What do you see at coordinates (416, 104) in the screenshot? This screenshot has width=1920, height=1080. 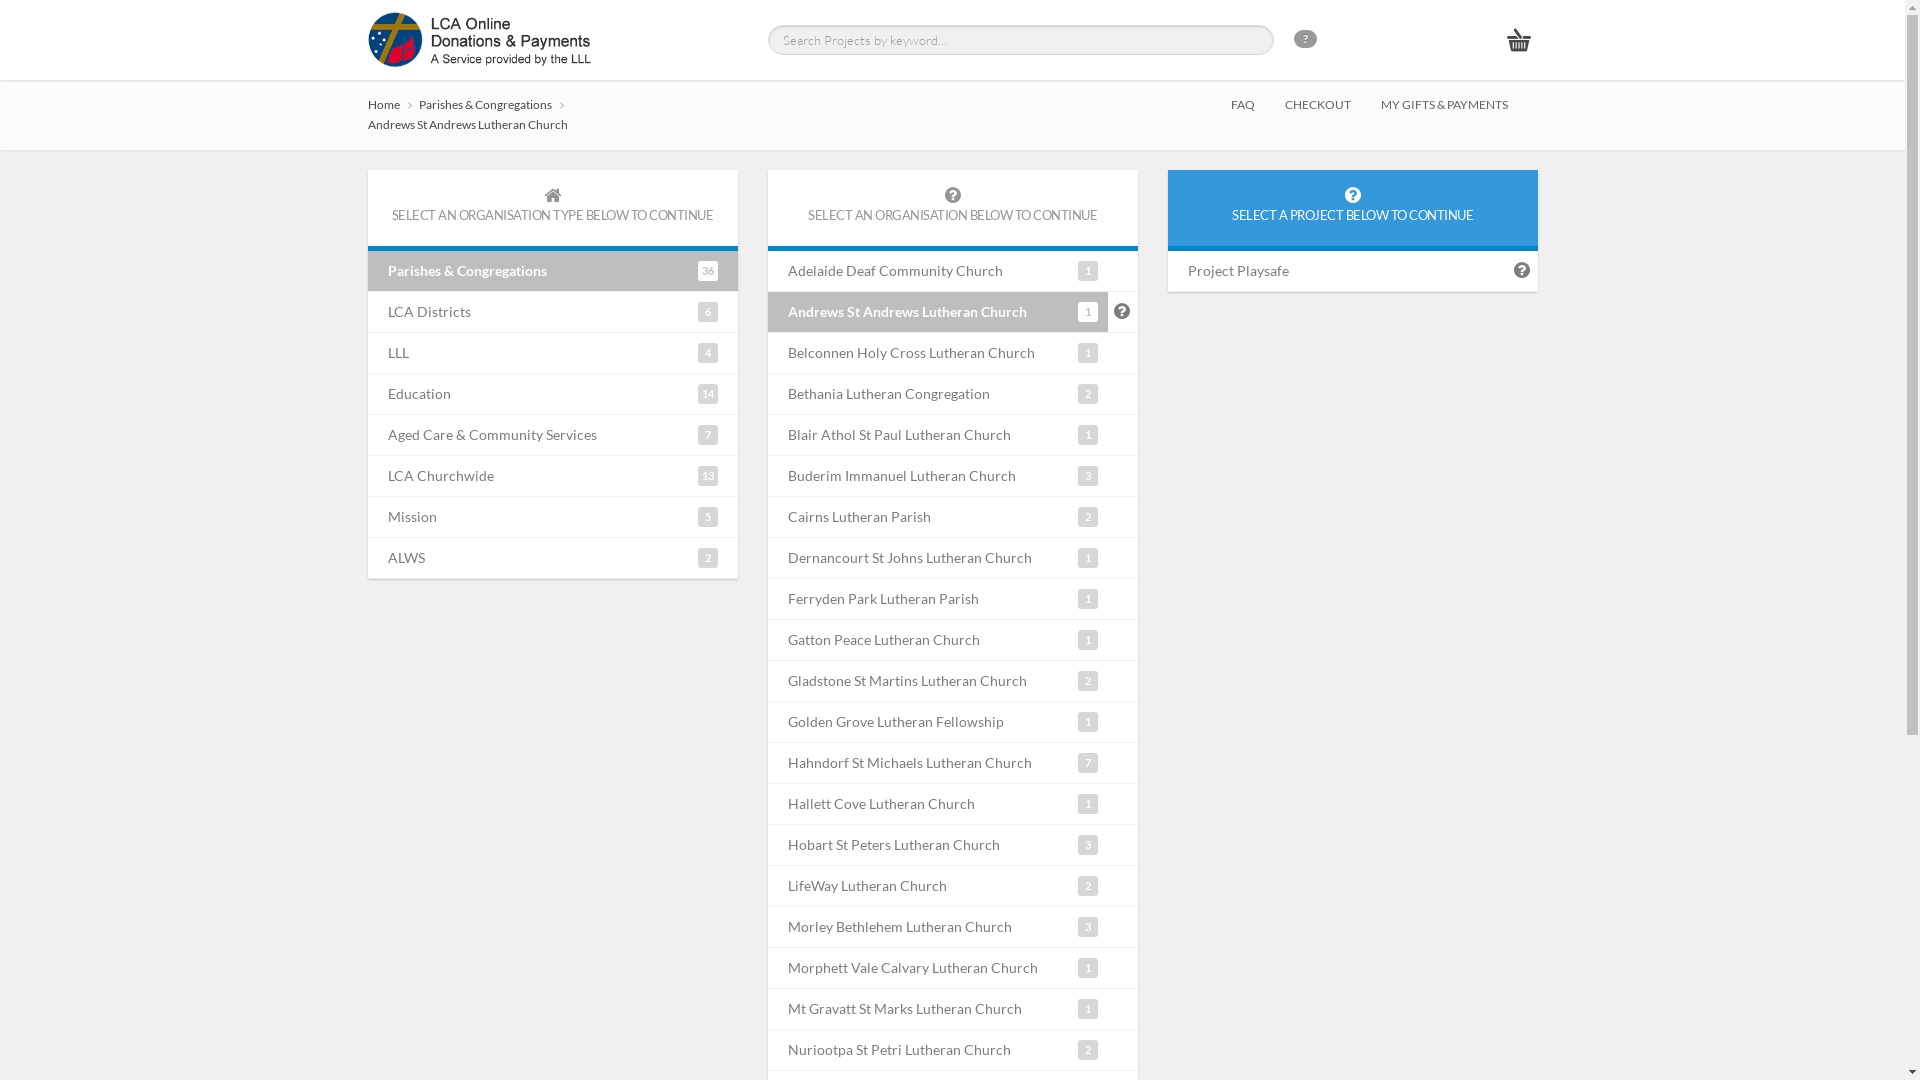 I see `'Parishes & Congregations'` at bounding box center [416, 104].